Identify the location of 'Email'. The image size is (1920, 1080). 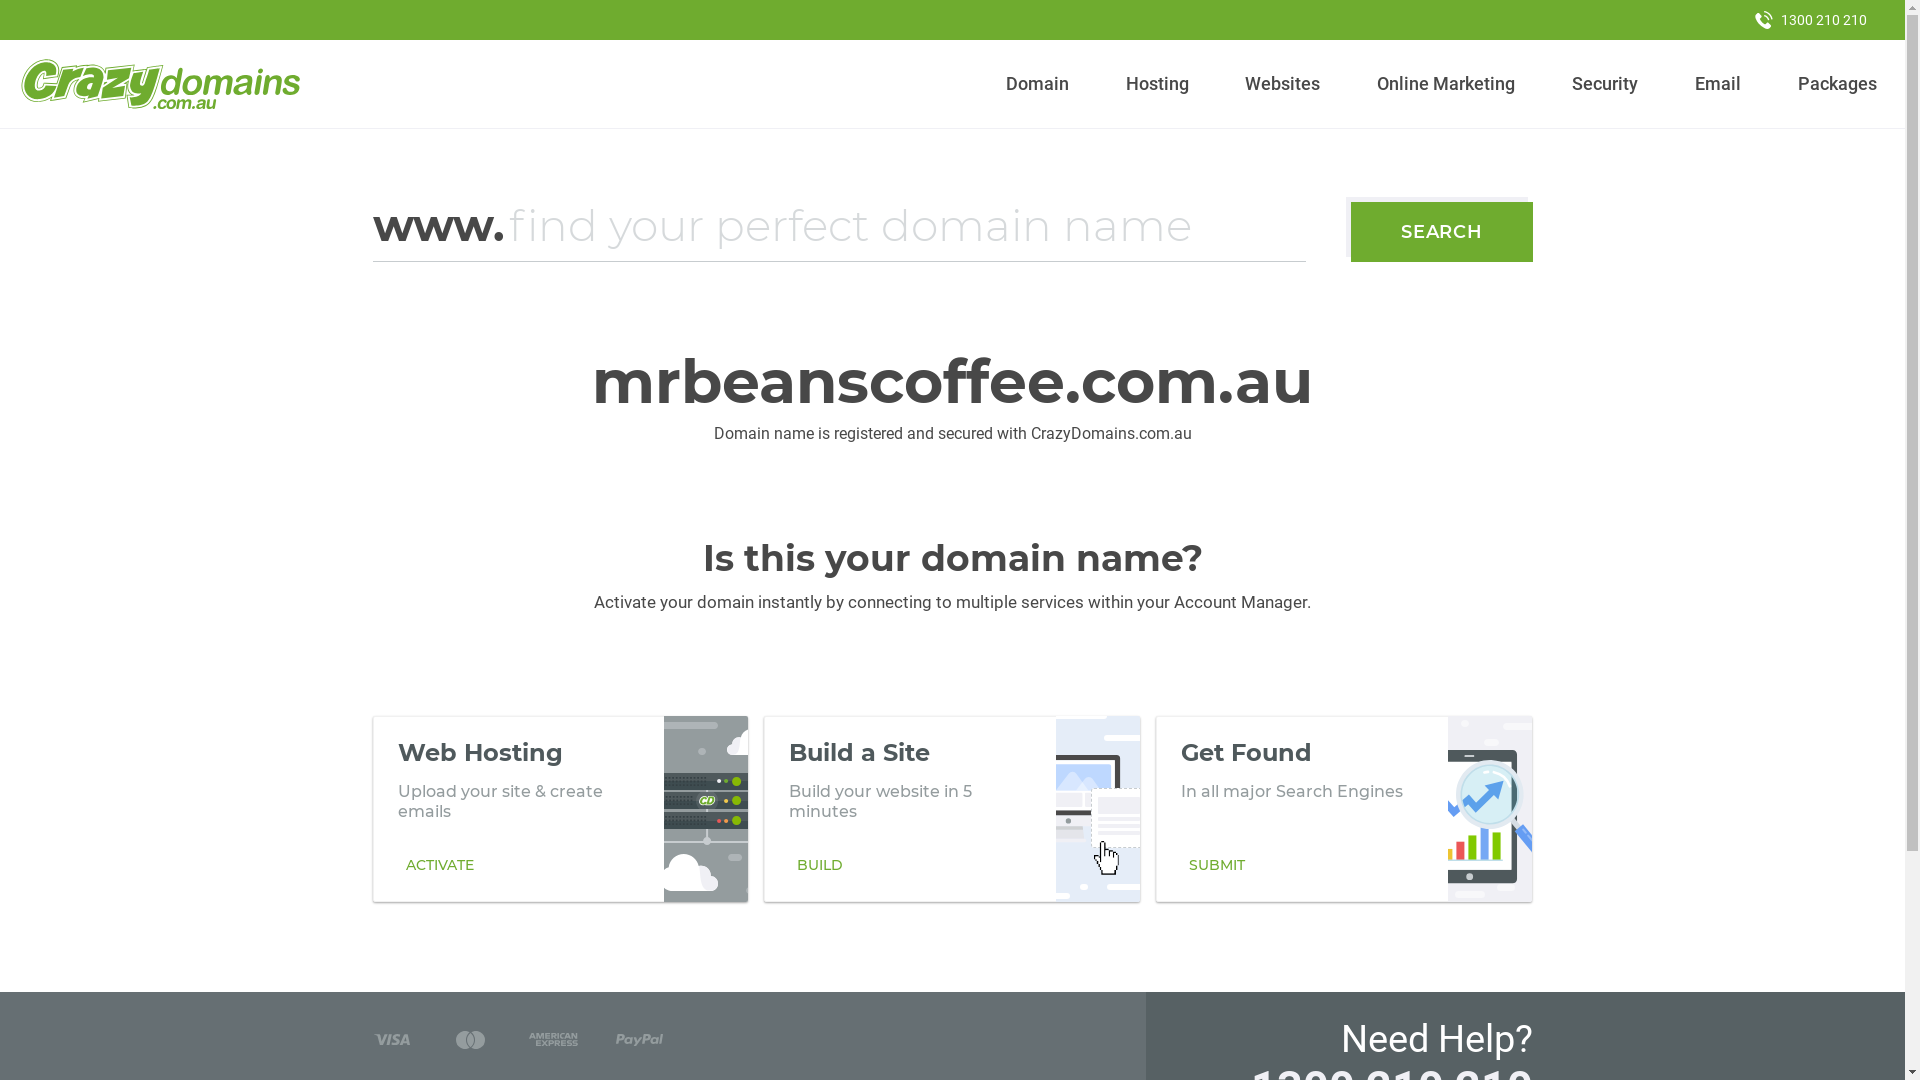
(1716, 83).